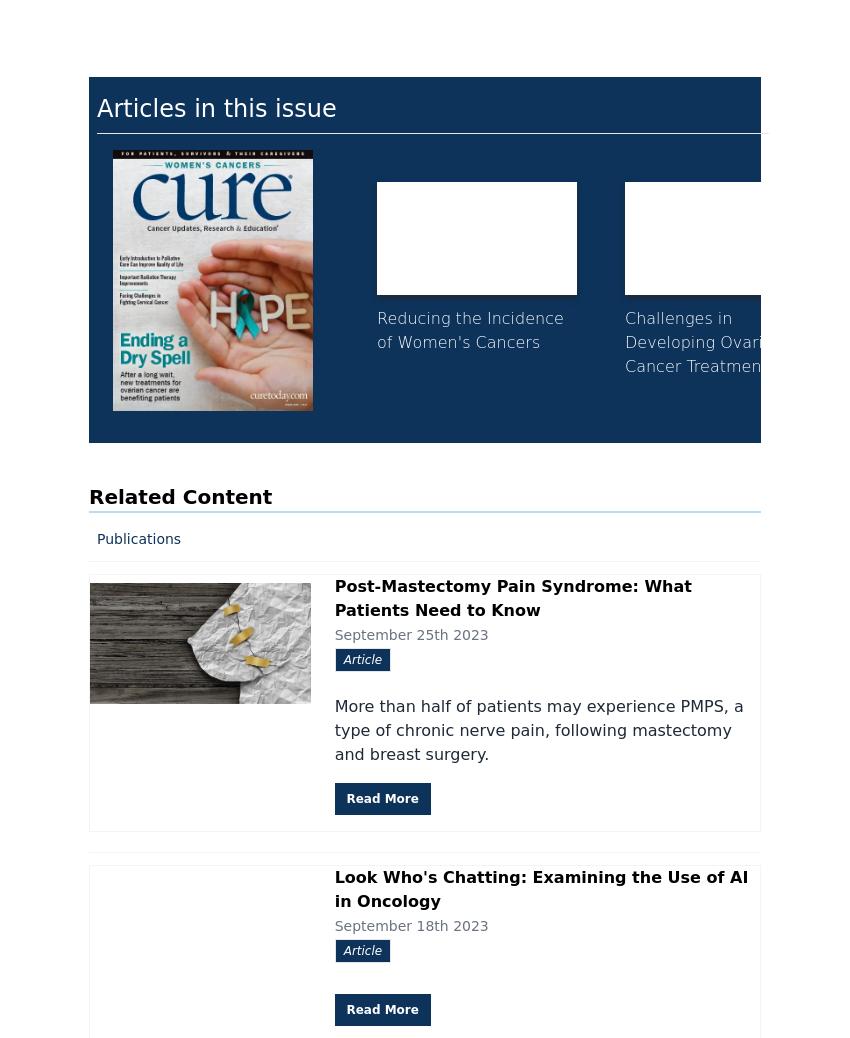  What do you see at coordinates (469, 329) in the screenshot?
I see `'Reducing the Incidence of Women's Cancers'` at bounding box center [469, 329].